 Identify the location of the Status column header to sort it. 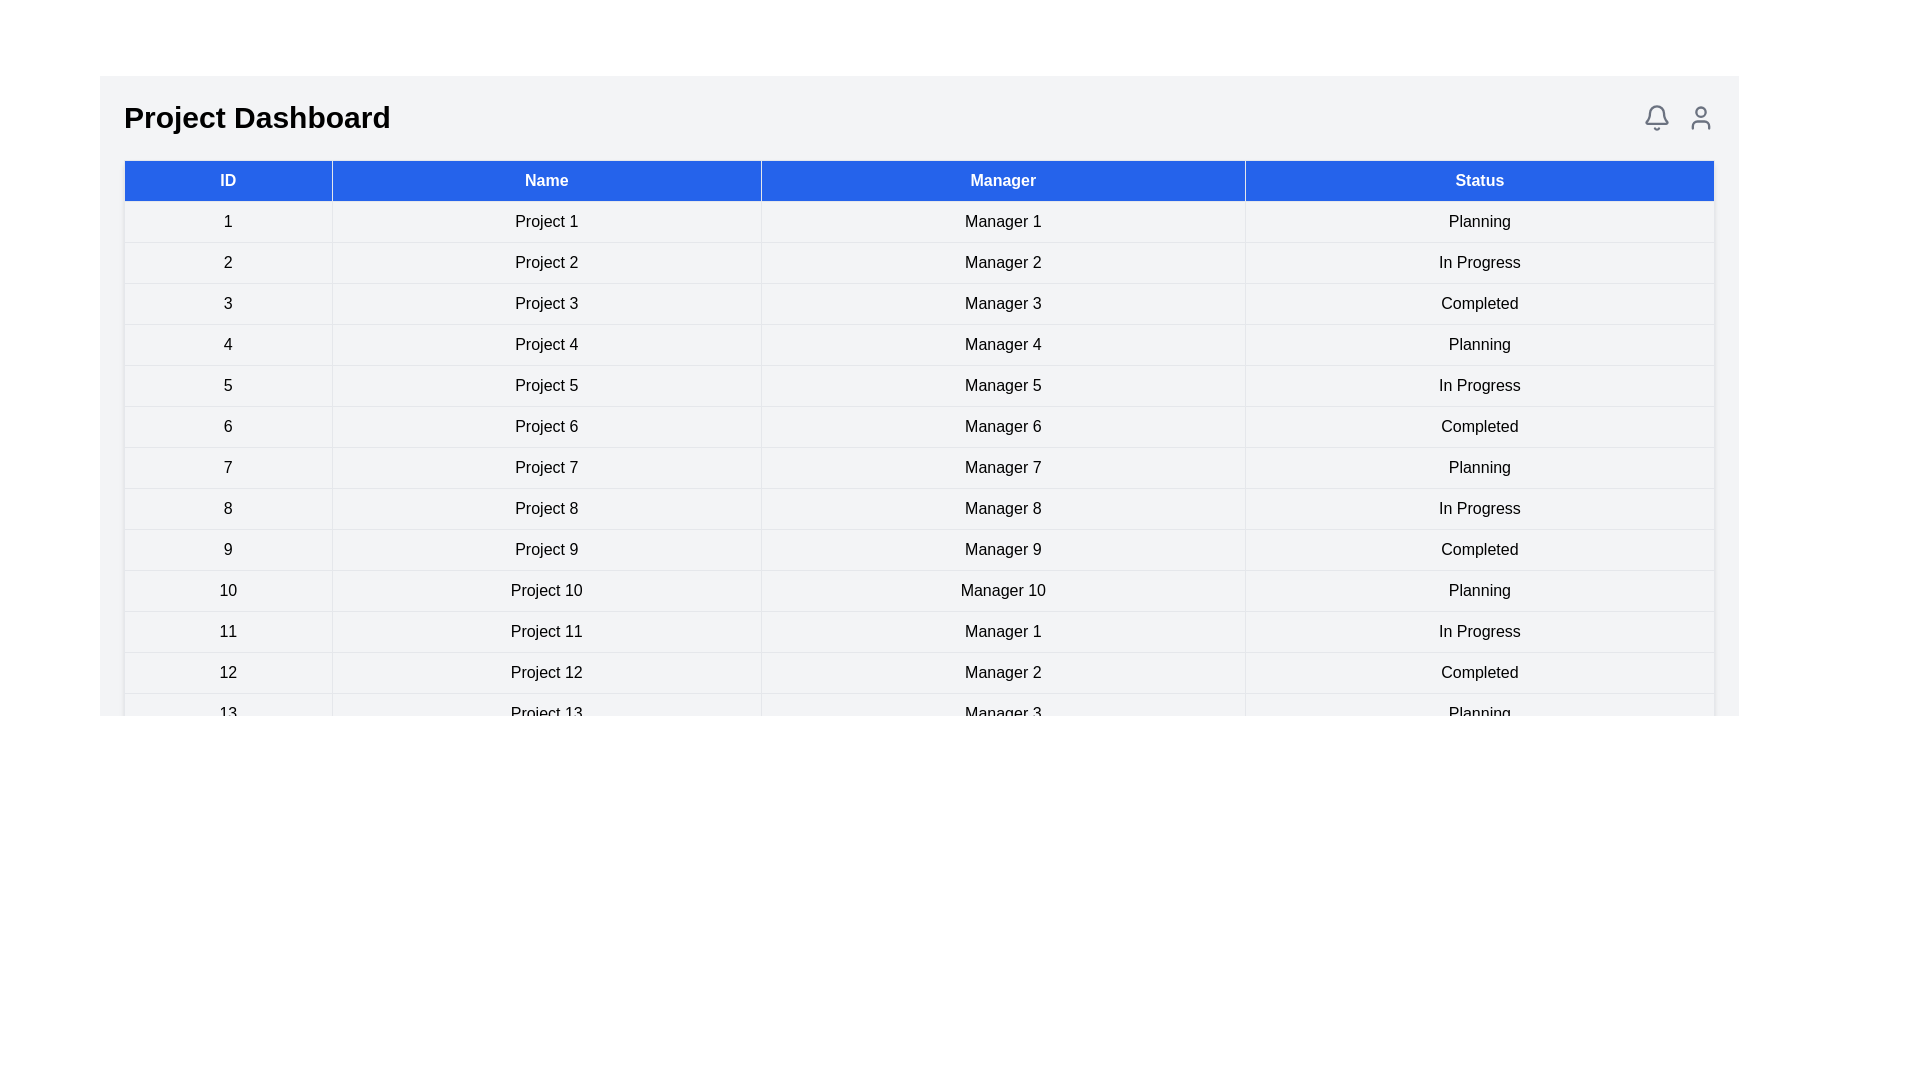
(1479, 181).